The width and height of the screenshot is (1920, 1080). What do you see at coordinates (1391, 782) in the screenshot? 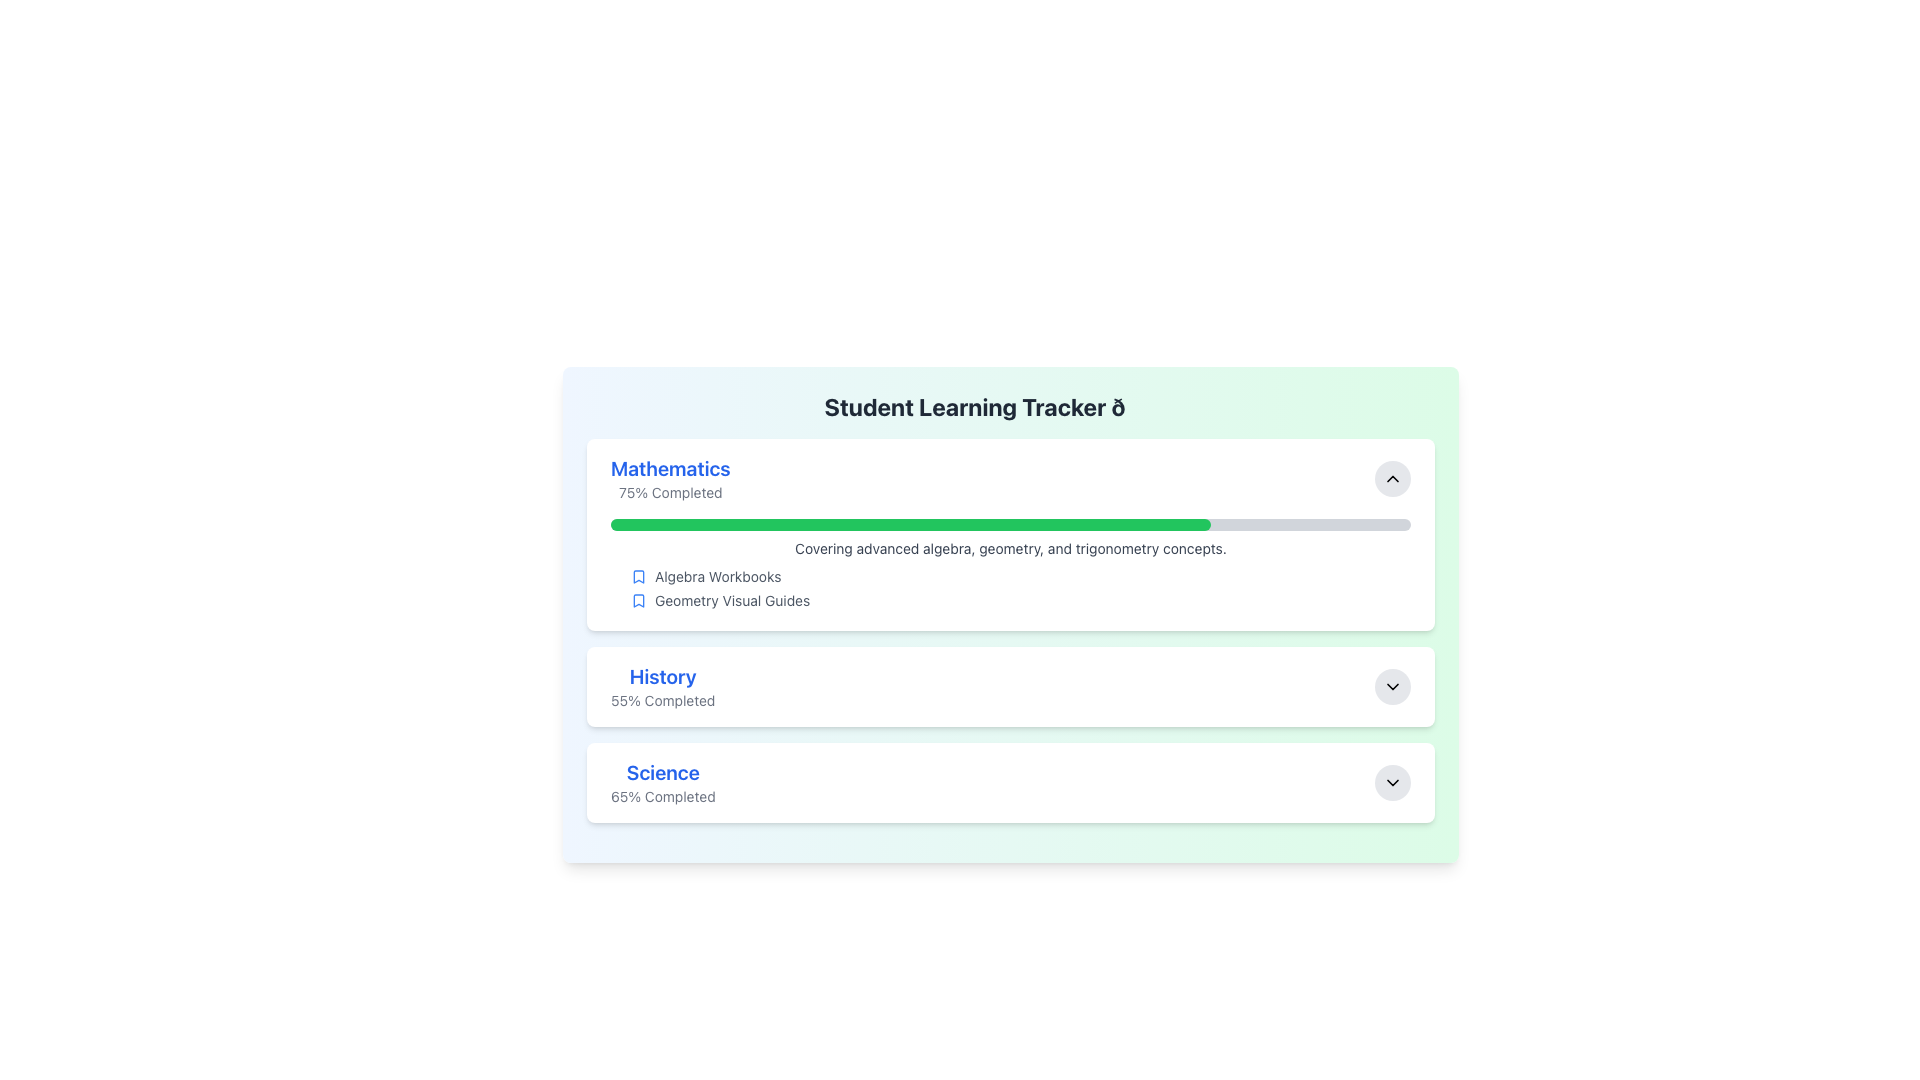
I see `the circular button containing the downward chevron icon in the bottom-right section of the Science progress card` at bounding box center [1391, 782].